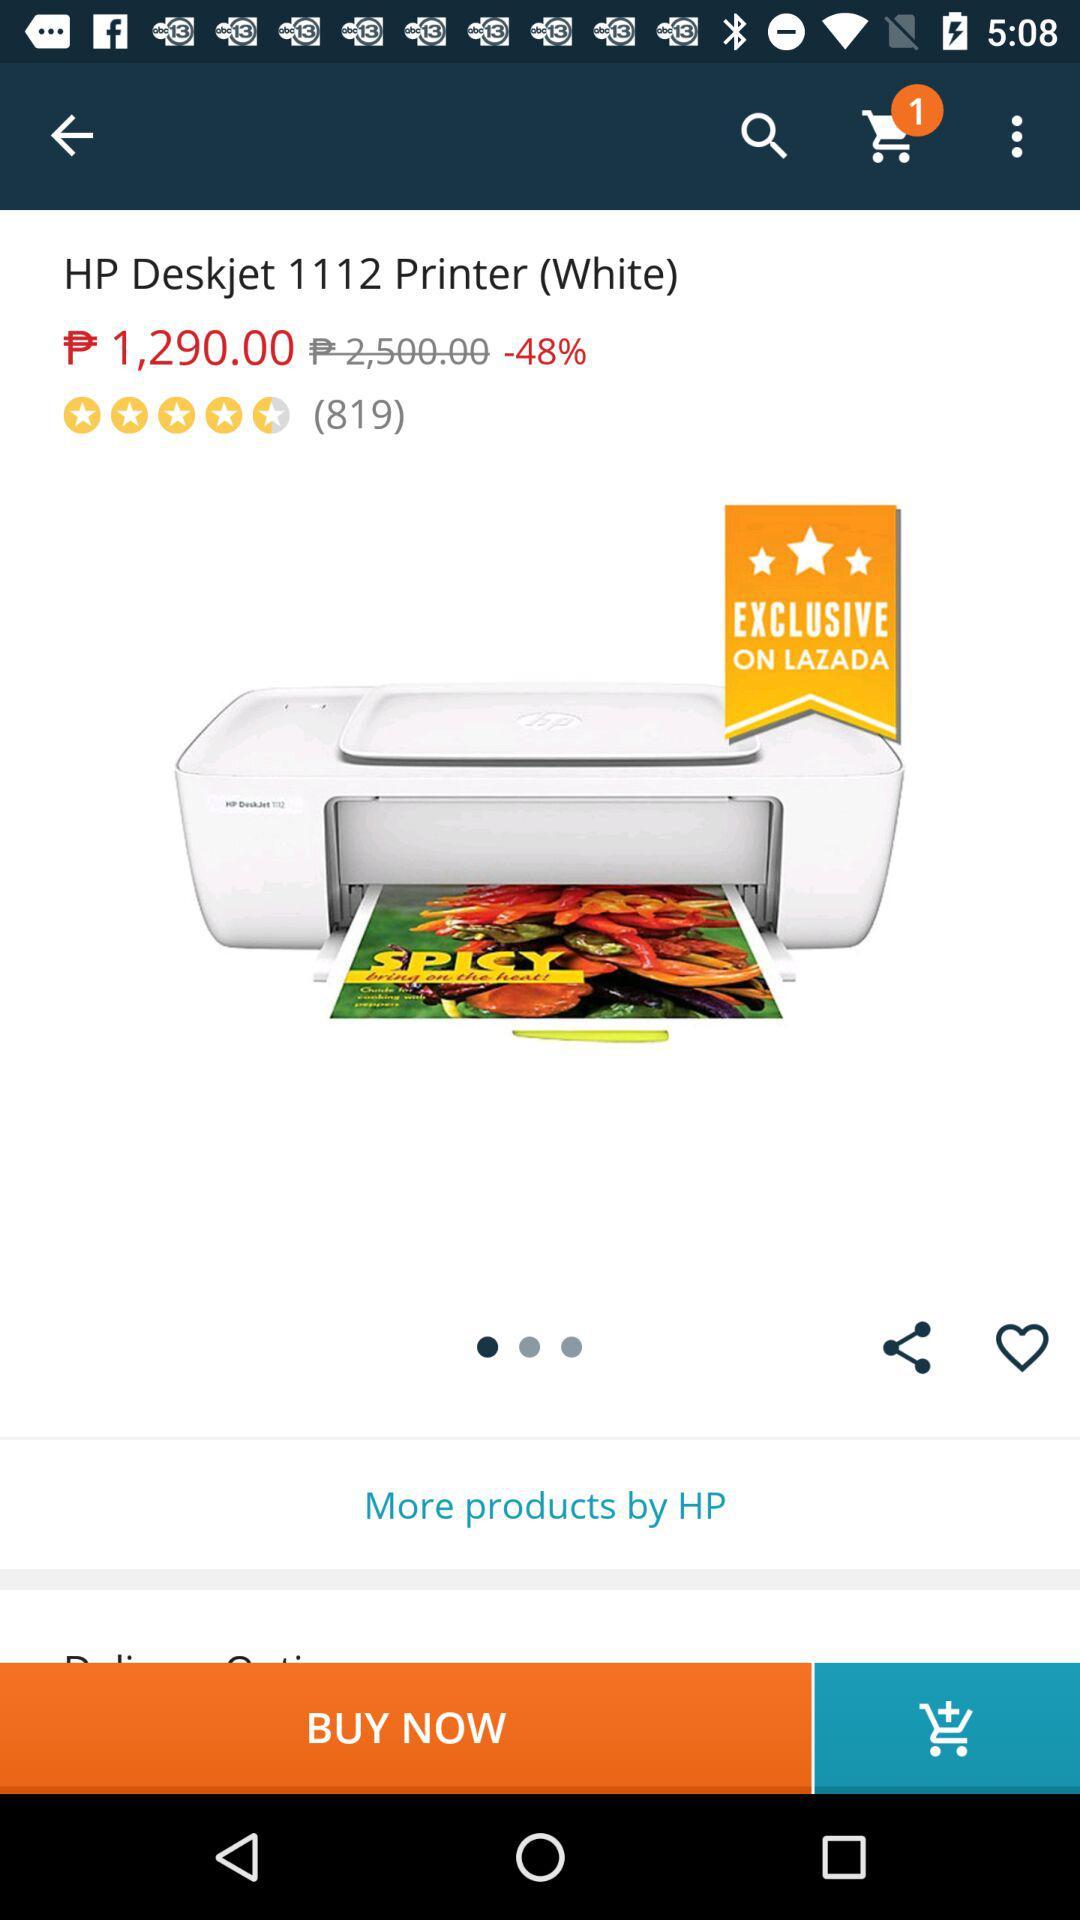  Describe the element at coordinates (1022, 1347) in the screenshot. I see `to wishlist` at that location.